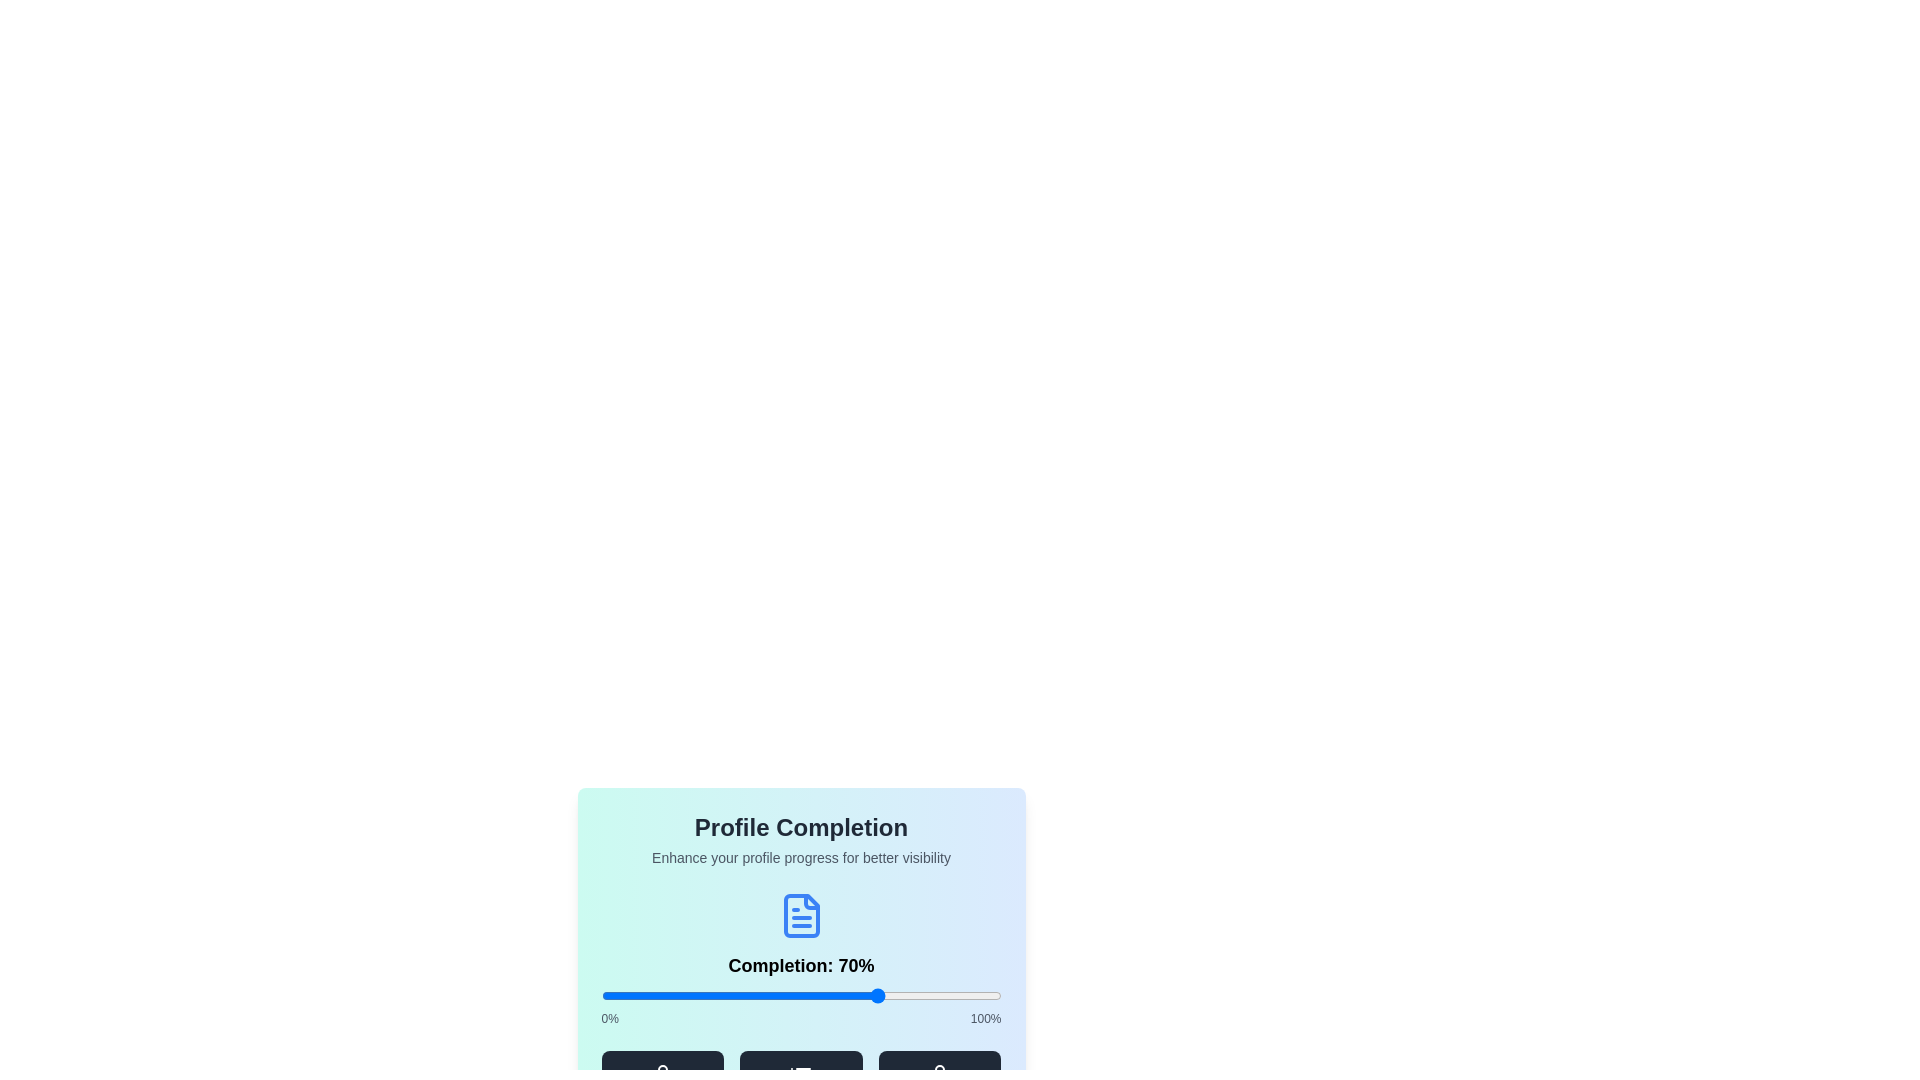  What do you see at coordinates (752, 995) in the screenshot?
I see `the profile completion slider` at bounding box center [752, 995].